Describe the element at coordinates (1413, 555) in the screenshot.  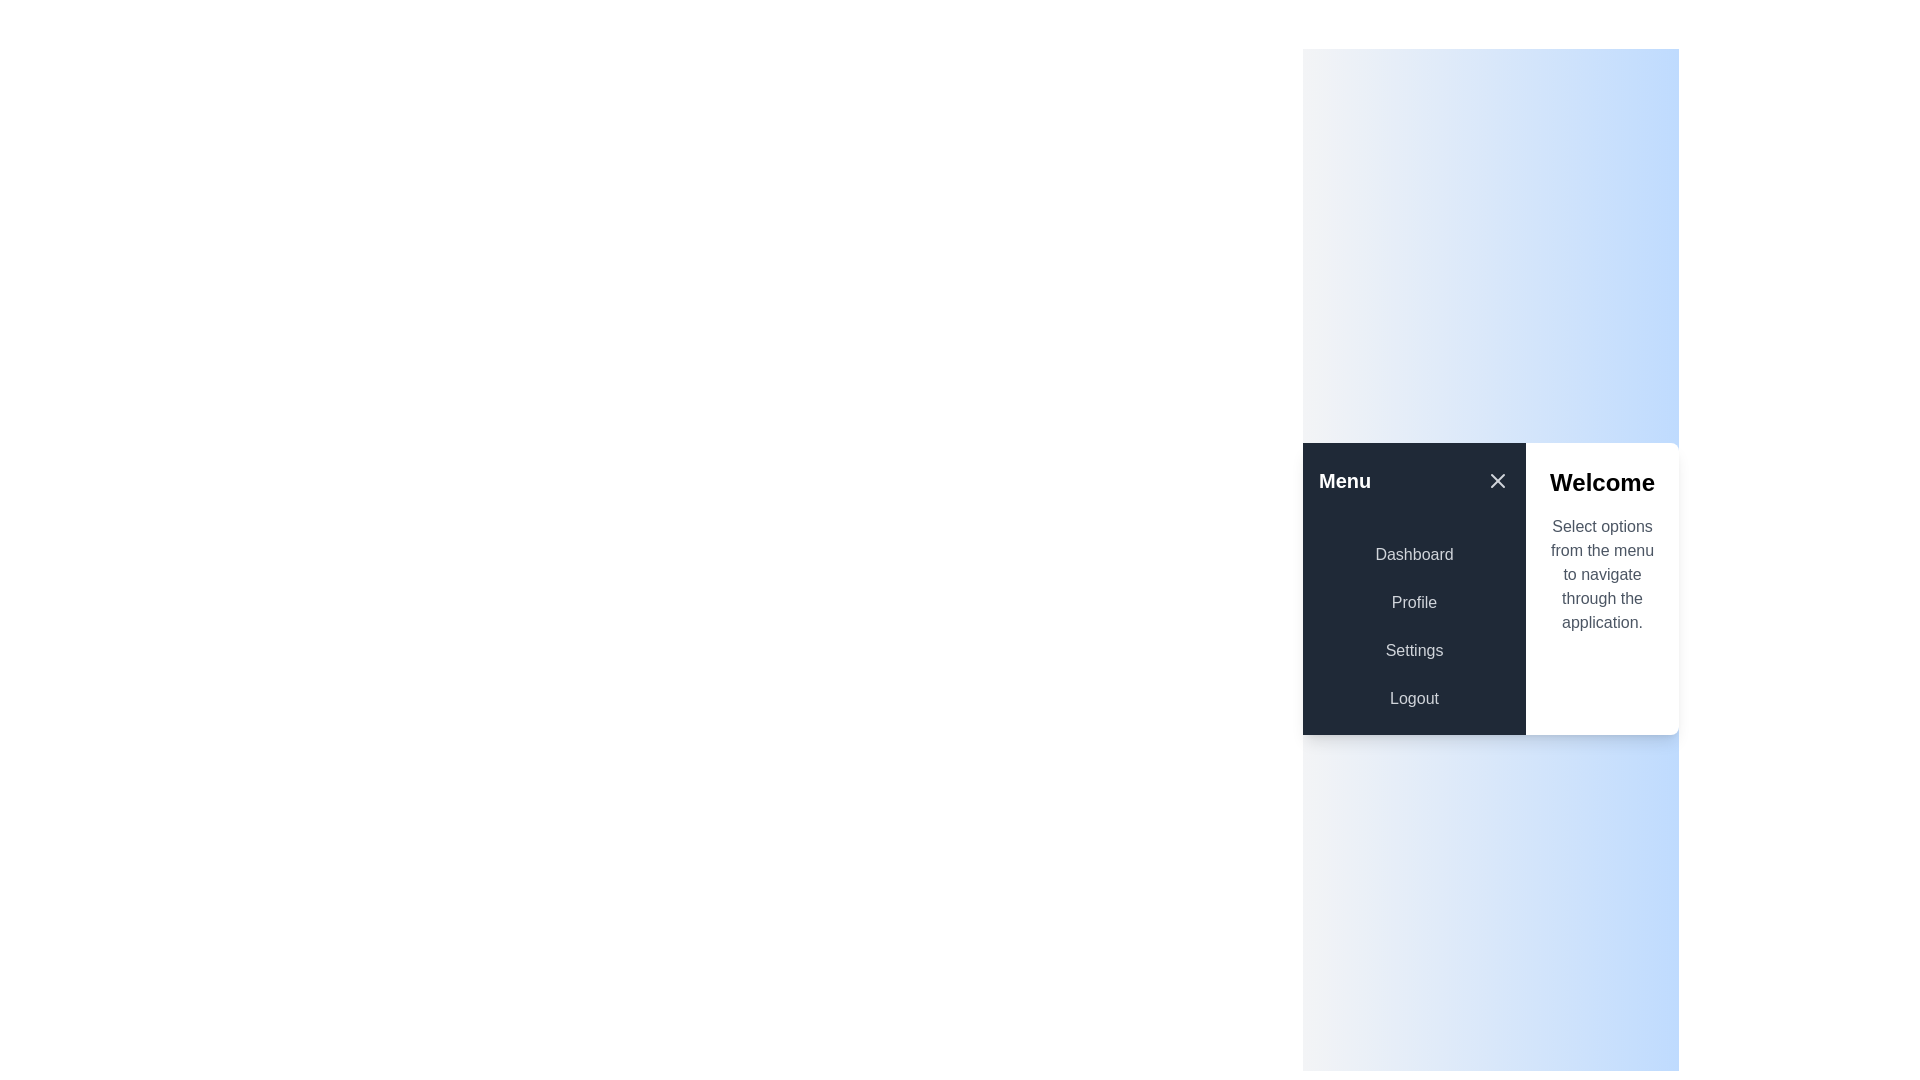
I see `the menu option Dashboard` at that location.